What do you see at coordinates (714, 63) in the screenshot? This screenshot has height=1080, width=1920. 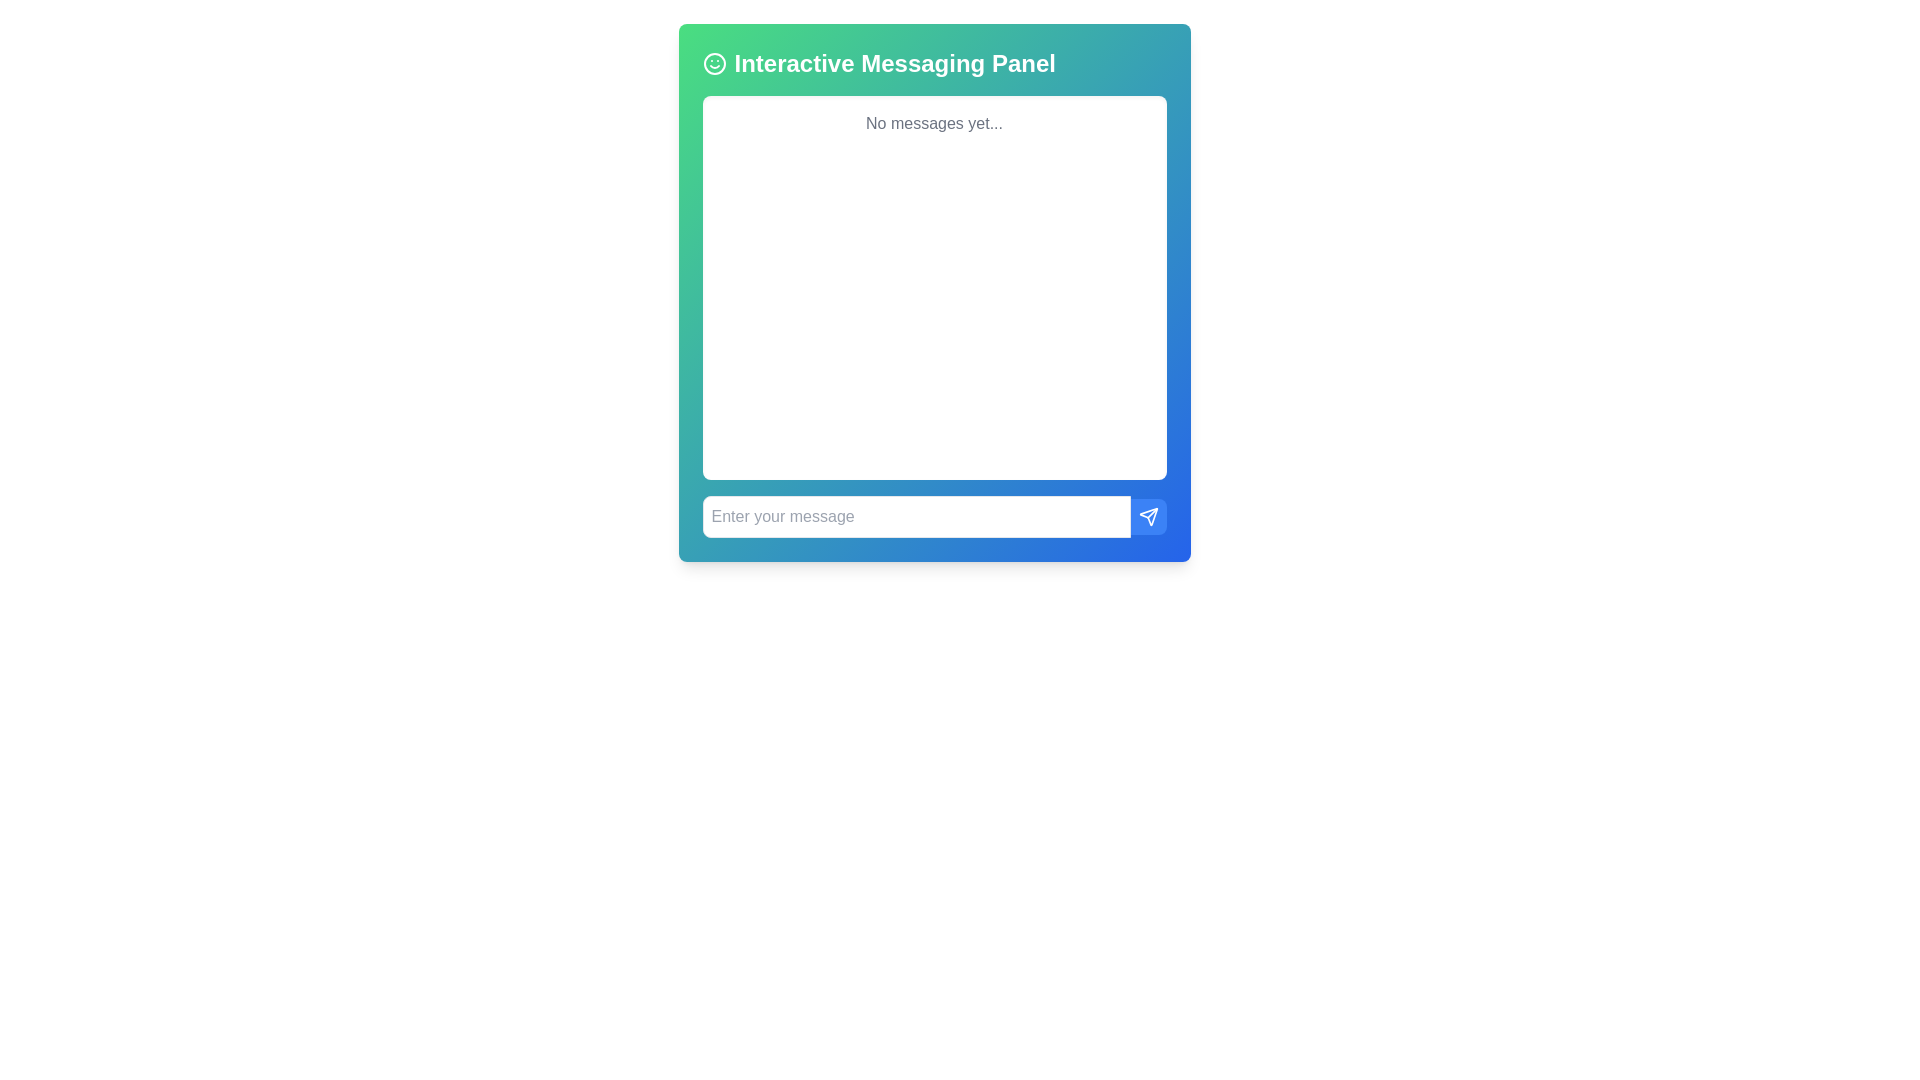 I see `the circular decorative icon located at the top-left corner of the 'Interactive Messaging Panel', which precedes the title text` at bounding box center [714, 63].